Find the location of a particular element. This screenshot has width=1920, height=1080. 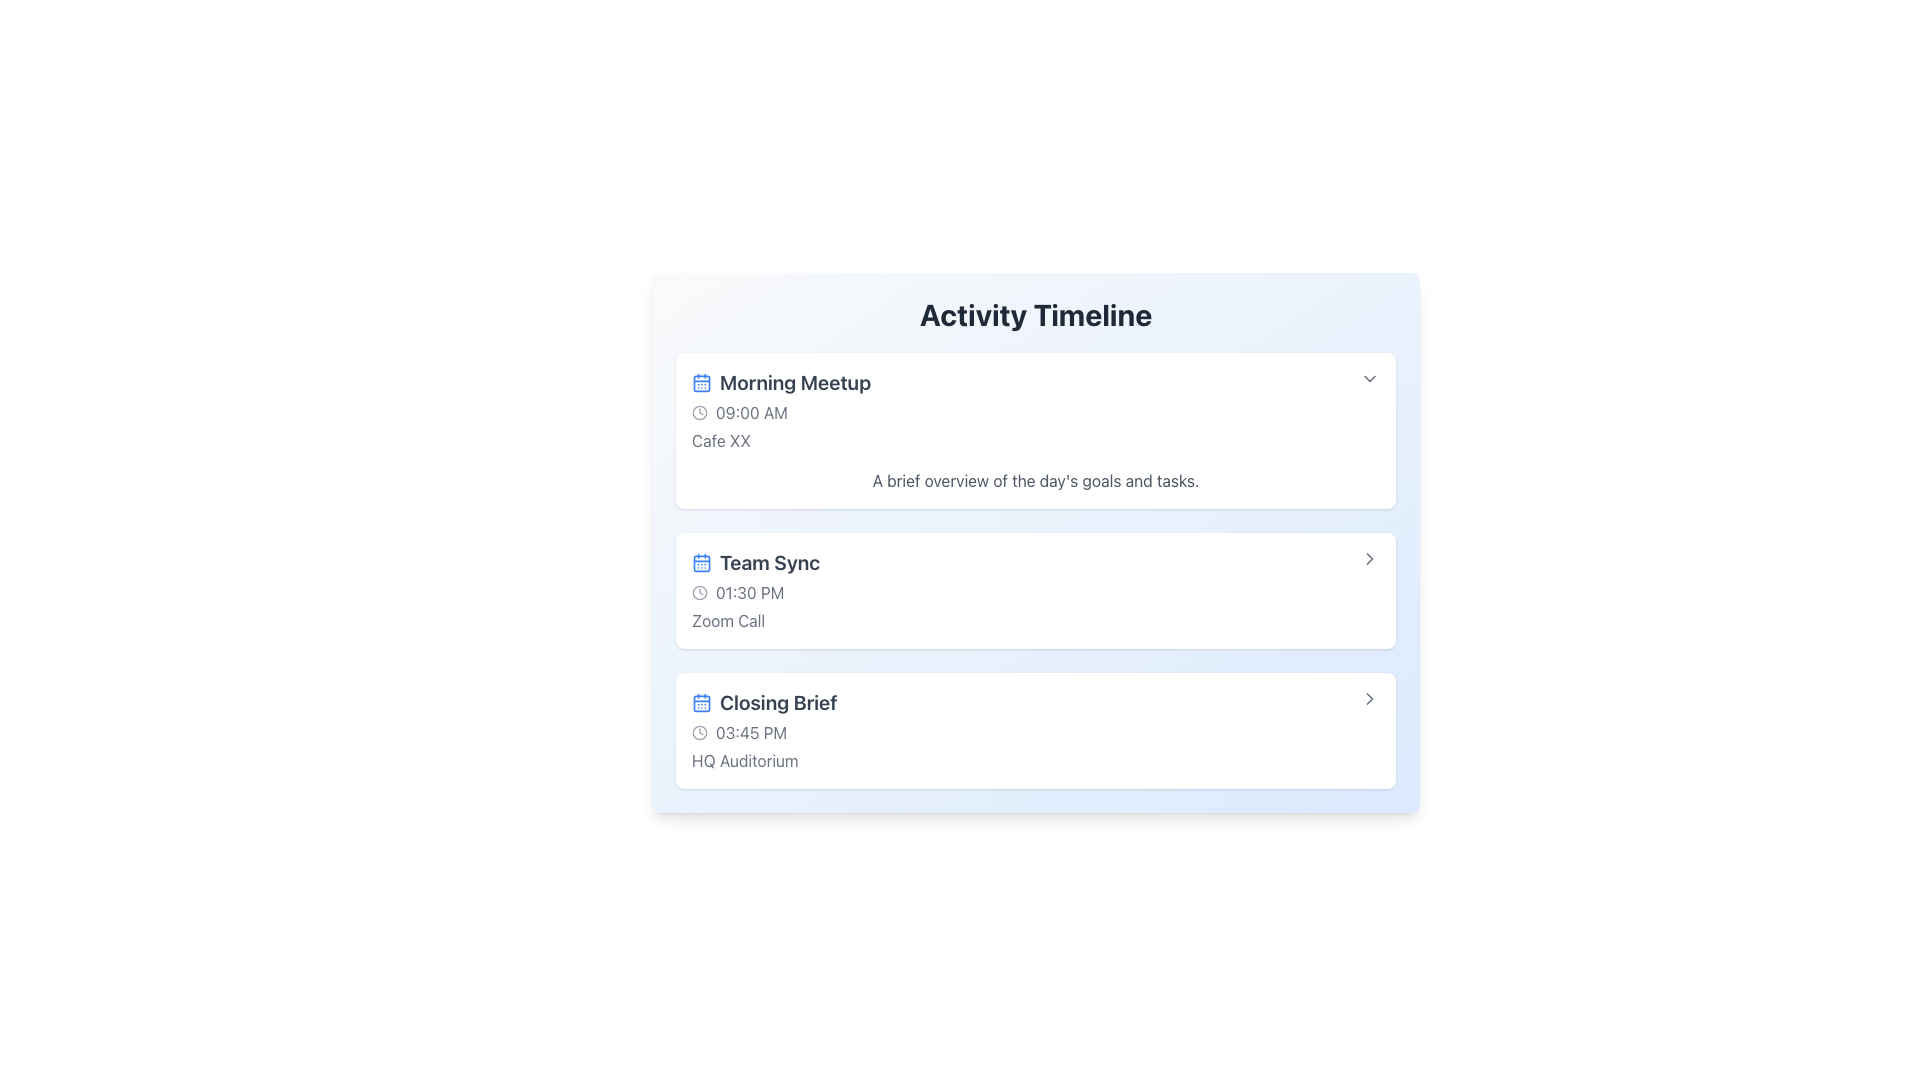

the time icon representing '09:00 AM' in the Activity Timeline, positioned to the left of the time text is located at coordinates (700, 411).